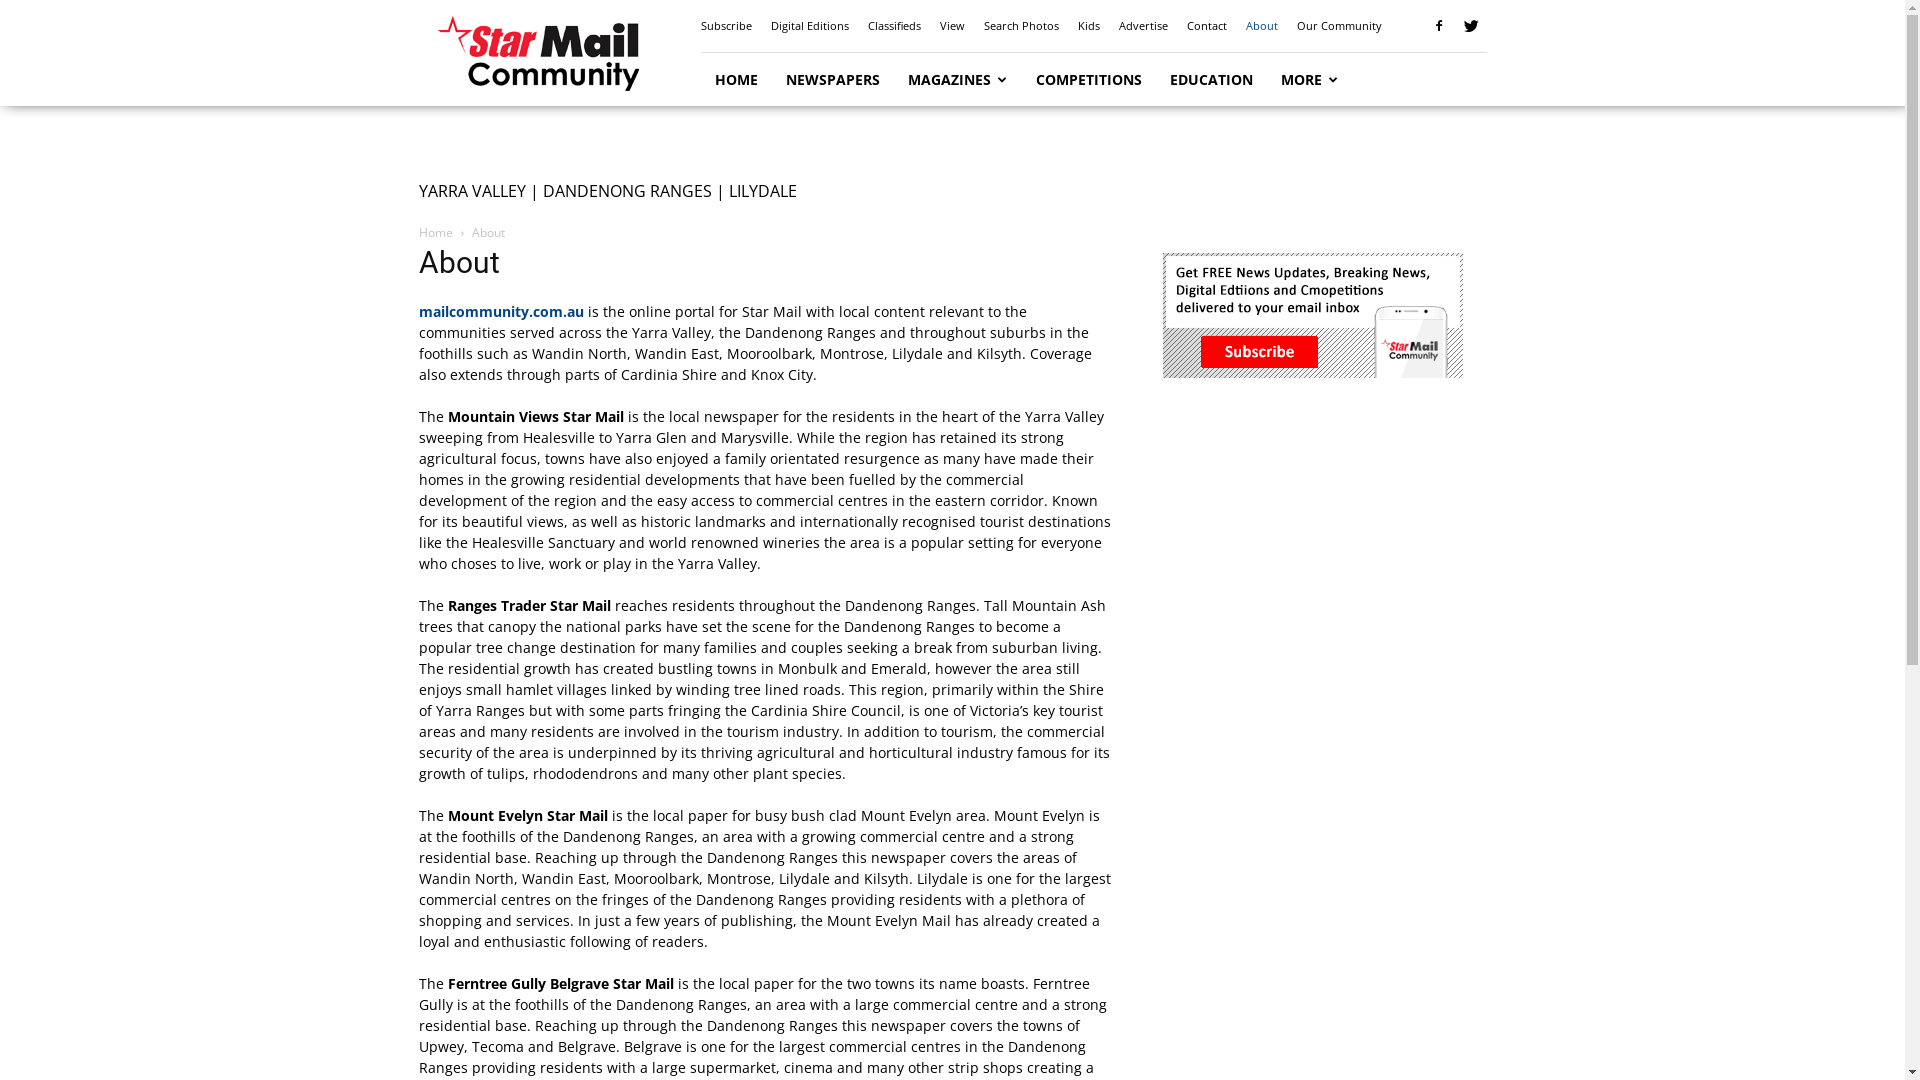 The height and width of the screenshot is (1080, 1920). Describe the element at coordinates (868, 25) in the screenshot. I see `'Classifieds'` at that location.